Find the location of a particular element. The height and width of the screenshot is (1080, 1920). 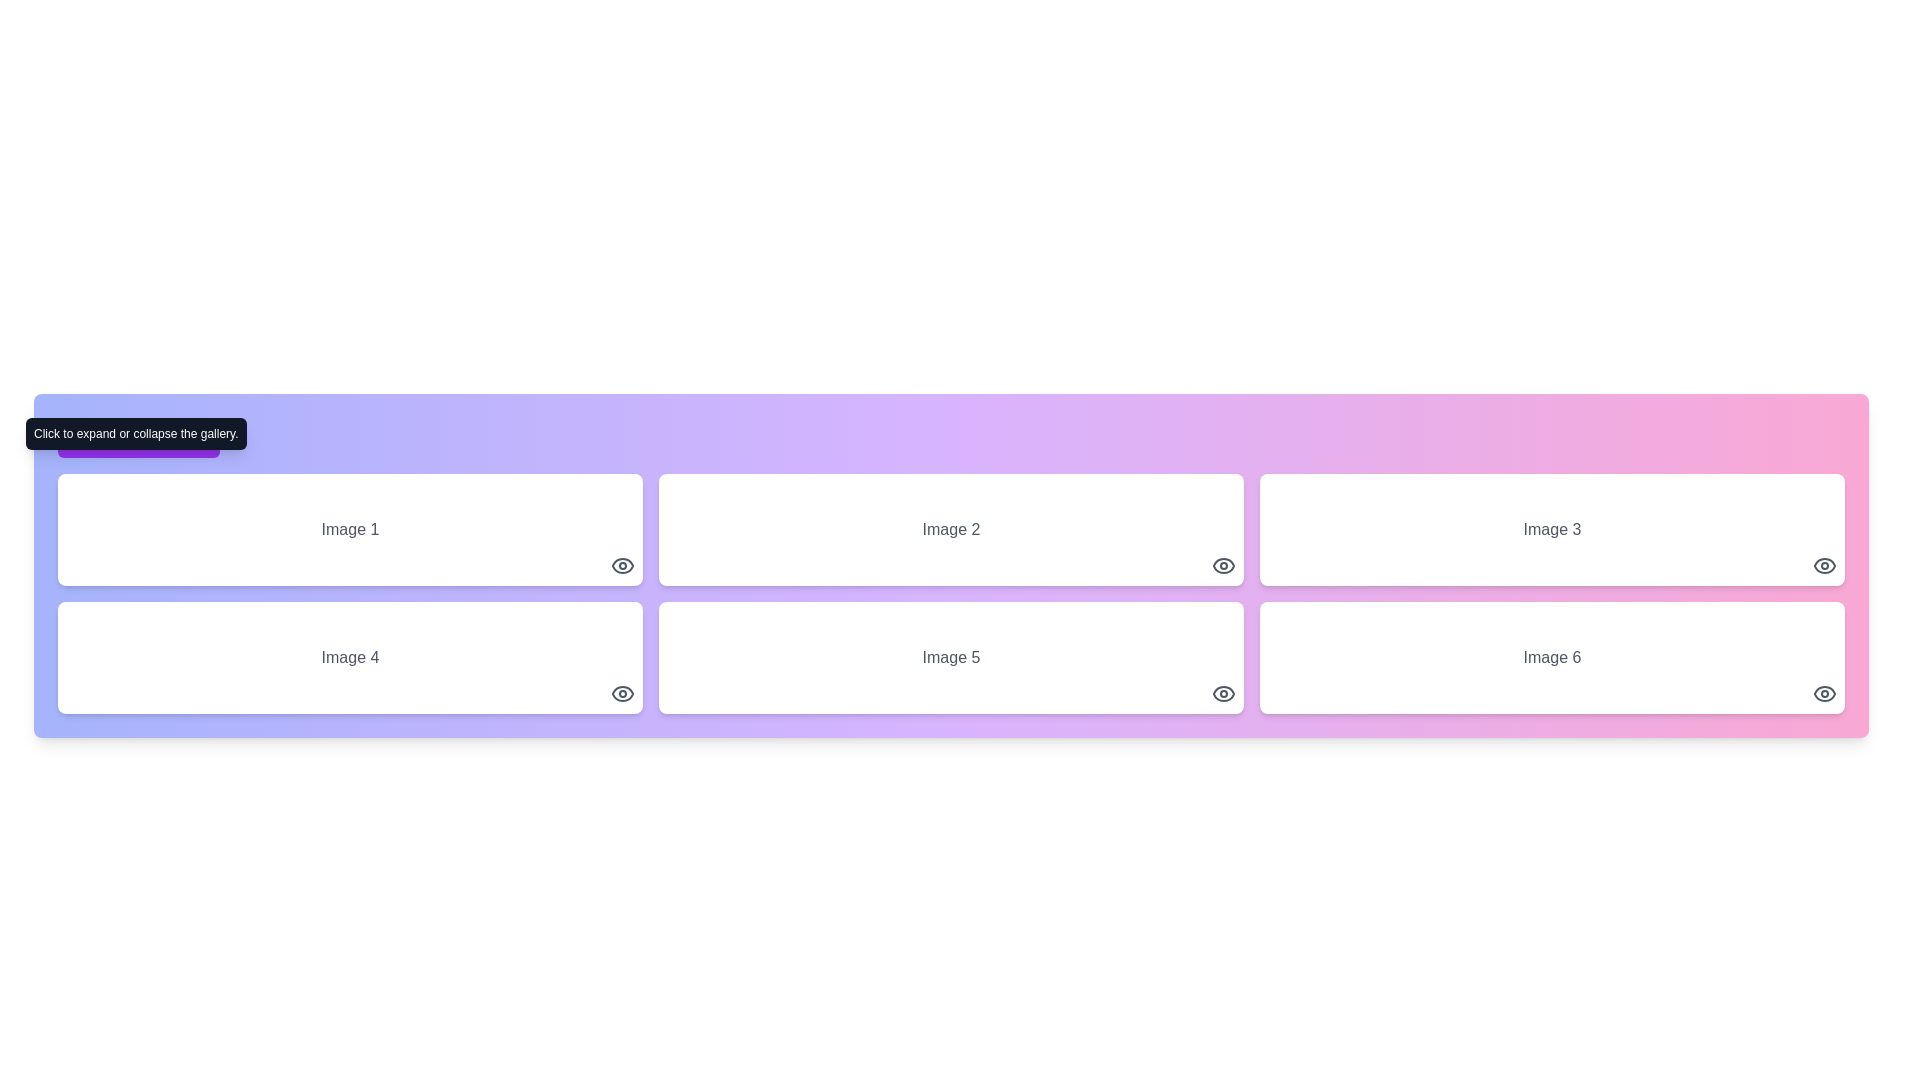

the second card in the 2x3 grid layout is located at coordinates (950, 658).